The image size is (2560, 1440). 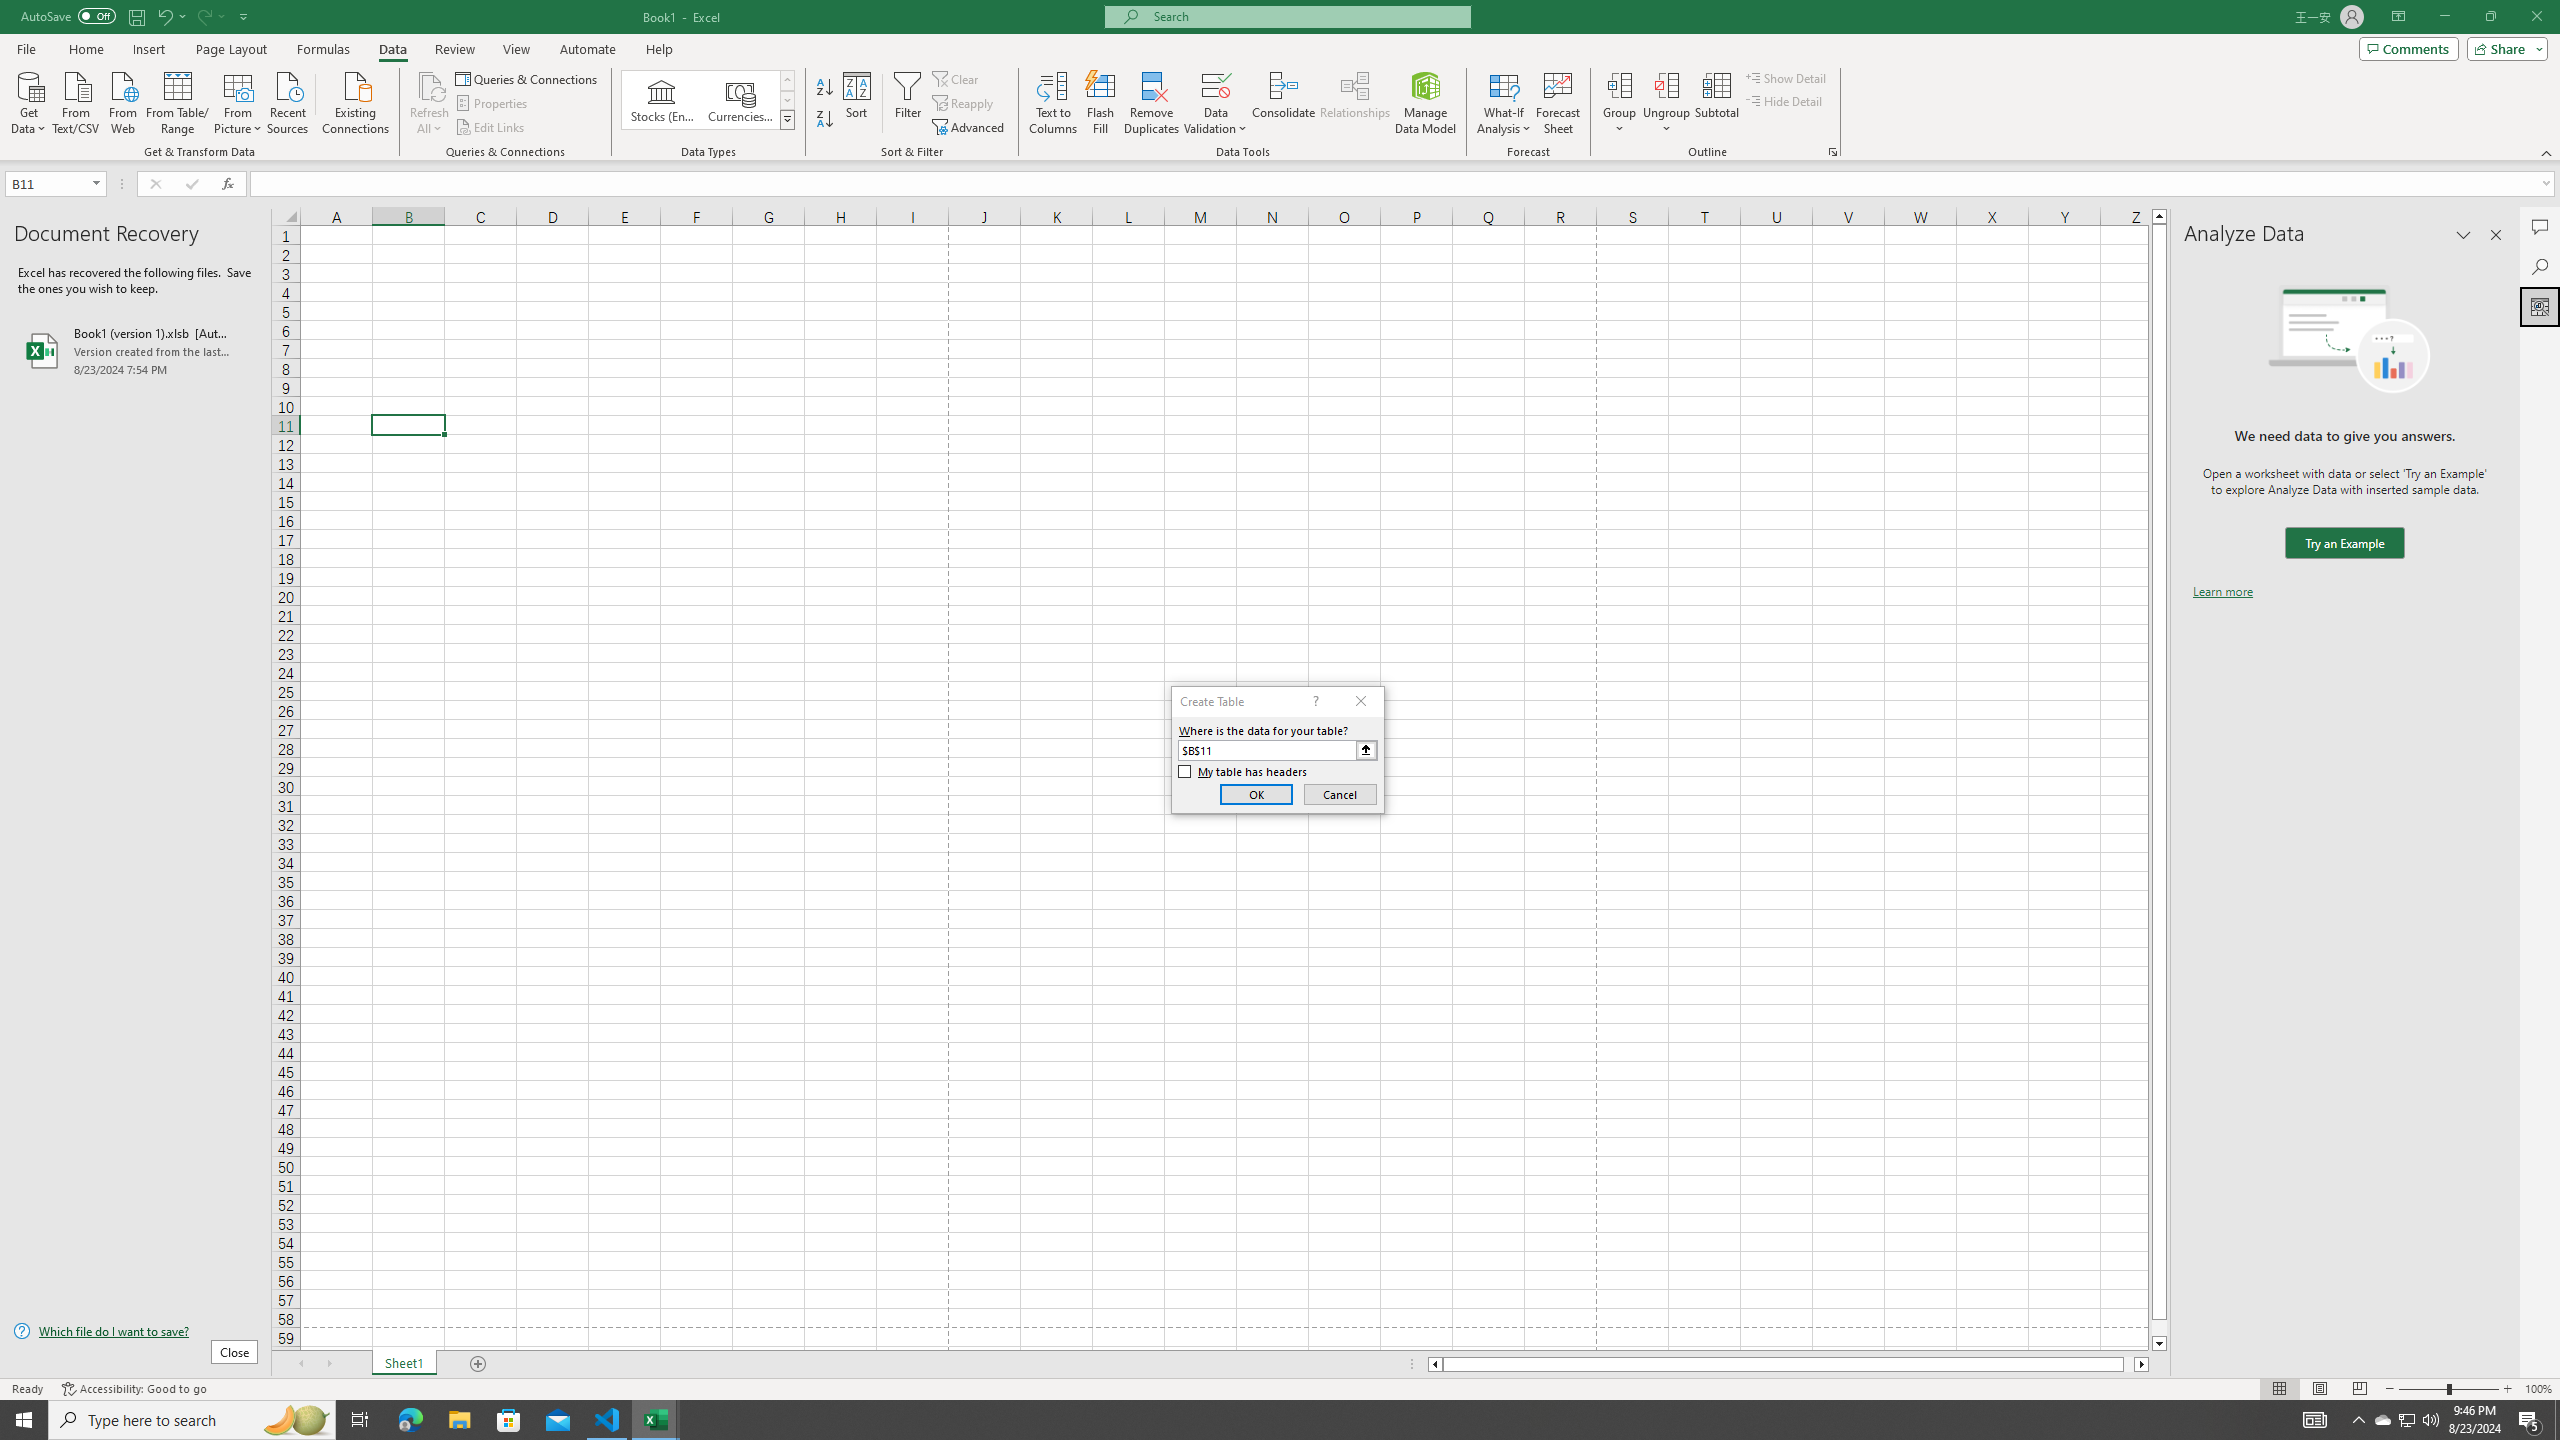 What do you see at coordinates (122, 100) in the screenshot?
I see `'From Web'` at bounding box center [122, 100].